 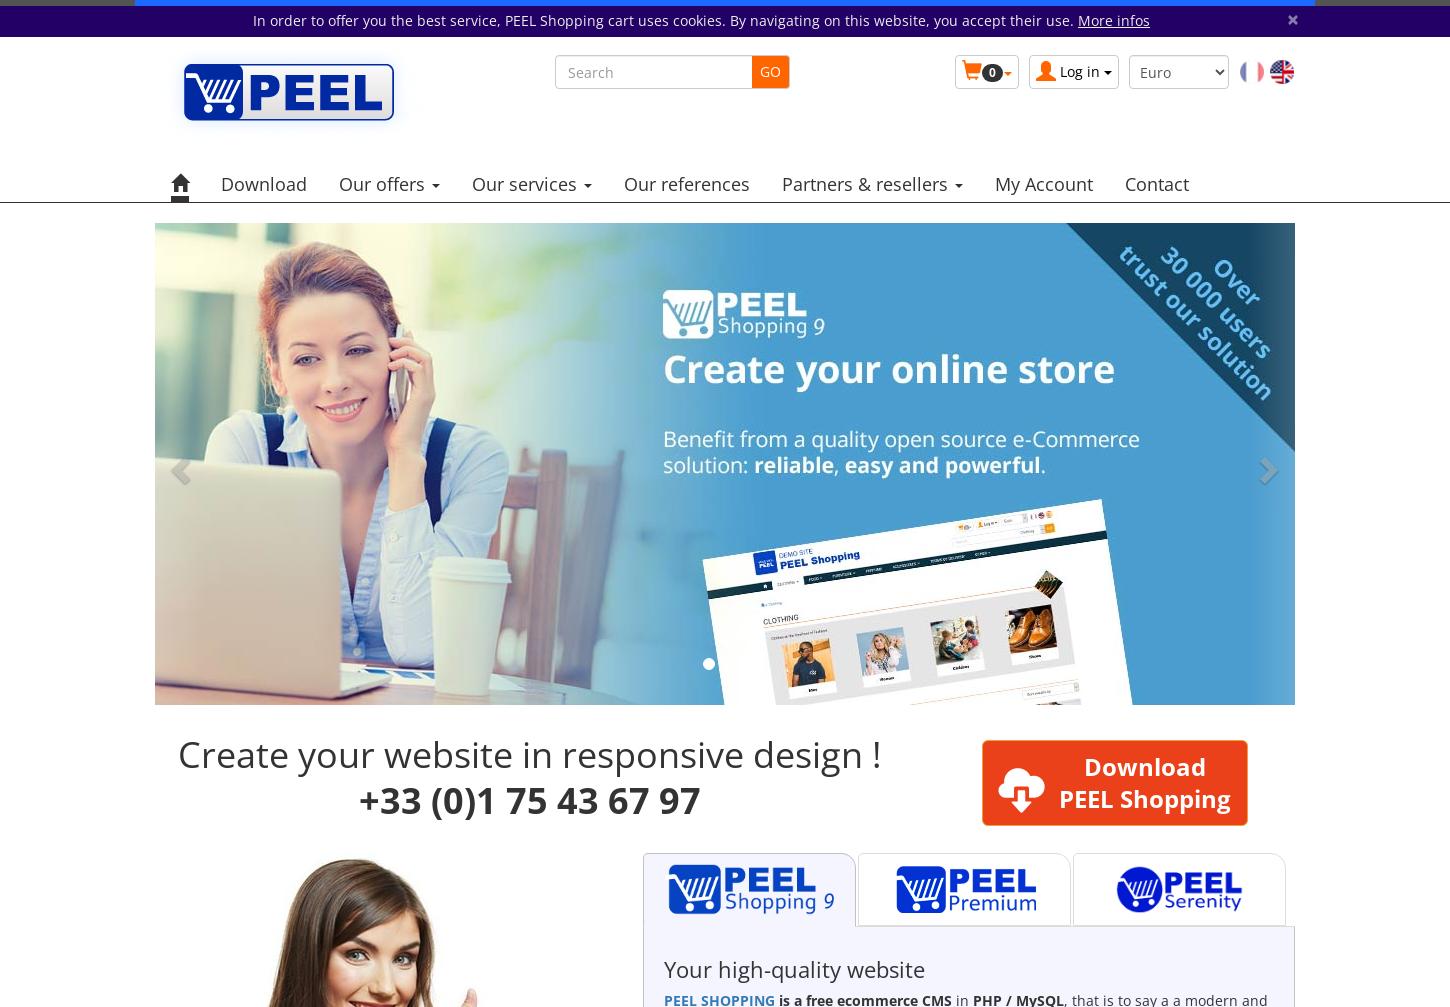 What do you see at coordinates (793, 967) in the screenshot?
I see `'Your high-quality website'` at bounding box center [793, 967].